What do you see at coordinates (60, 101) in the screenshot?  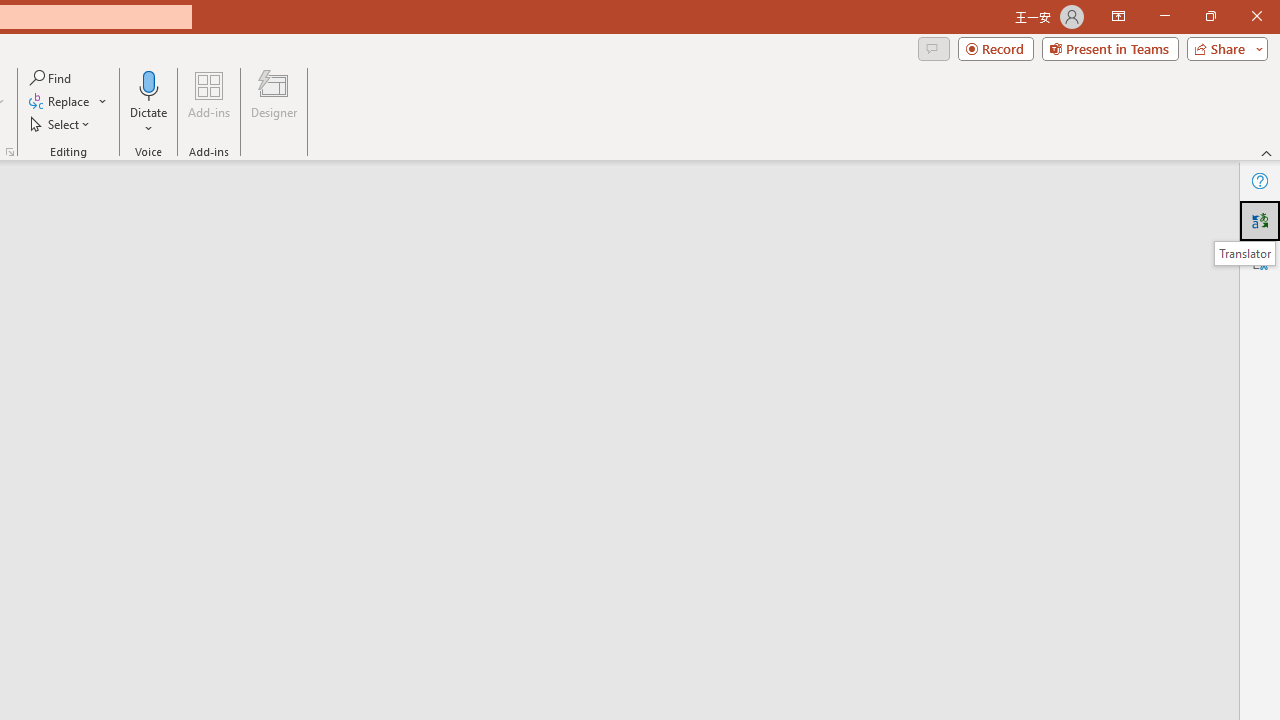 I see `'Replace...'` at bounding box center [60, 101].